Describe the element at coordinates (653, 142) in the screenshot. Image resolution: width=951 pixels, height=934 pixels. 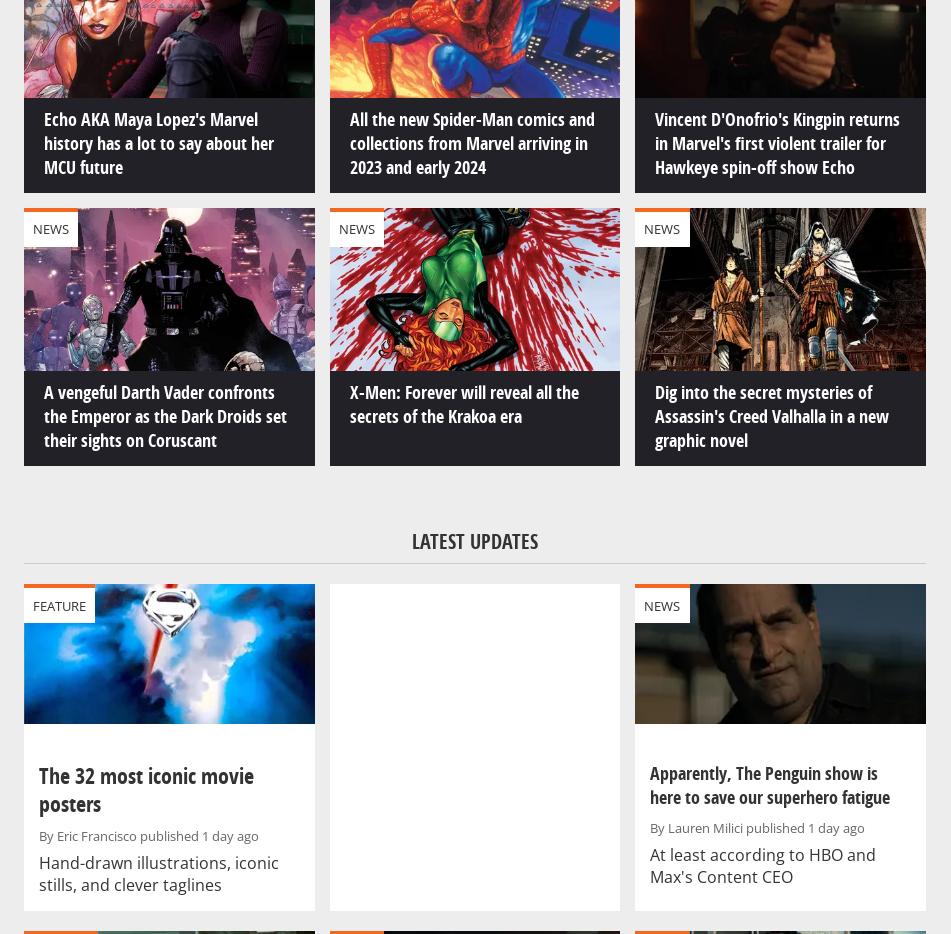
I see `'Vincent D'Onofrio's Kingpin returns in Marvel's first violent trailer for Hawkeye spin-off show Echo'` at that location.